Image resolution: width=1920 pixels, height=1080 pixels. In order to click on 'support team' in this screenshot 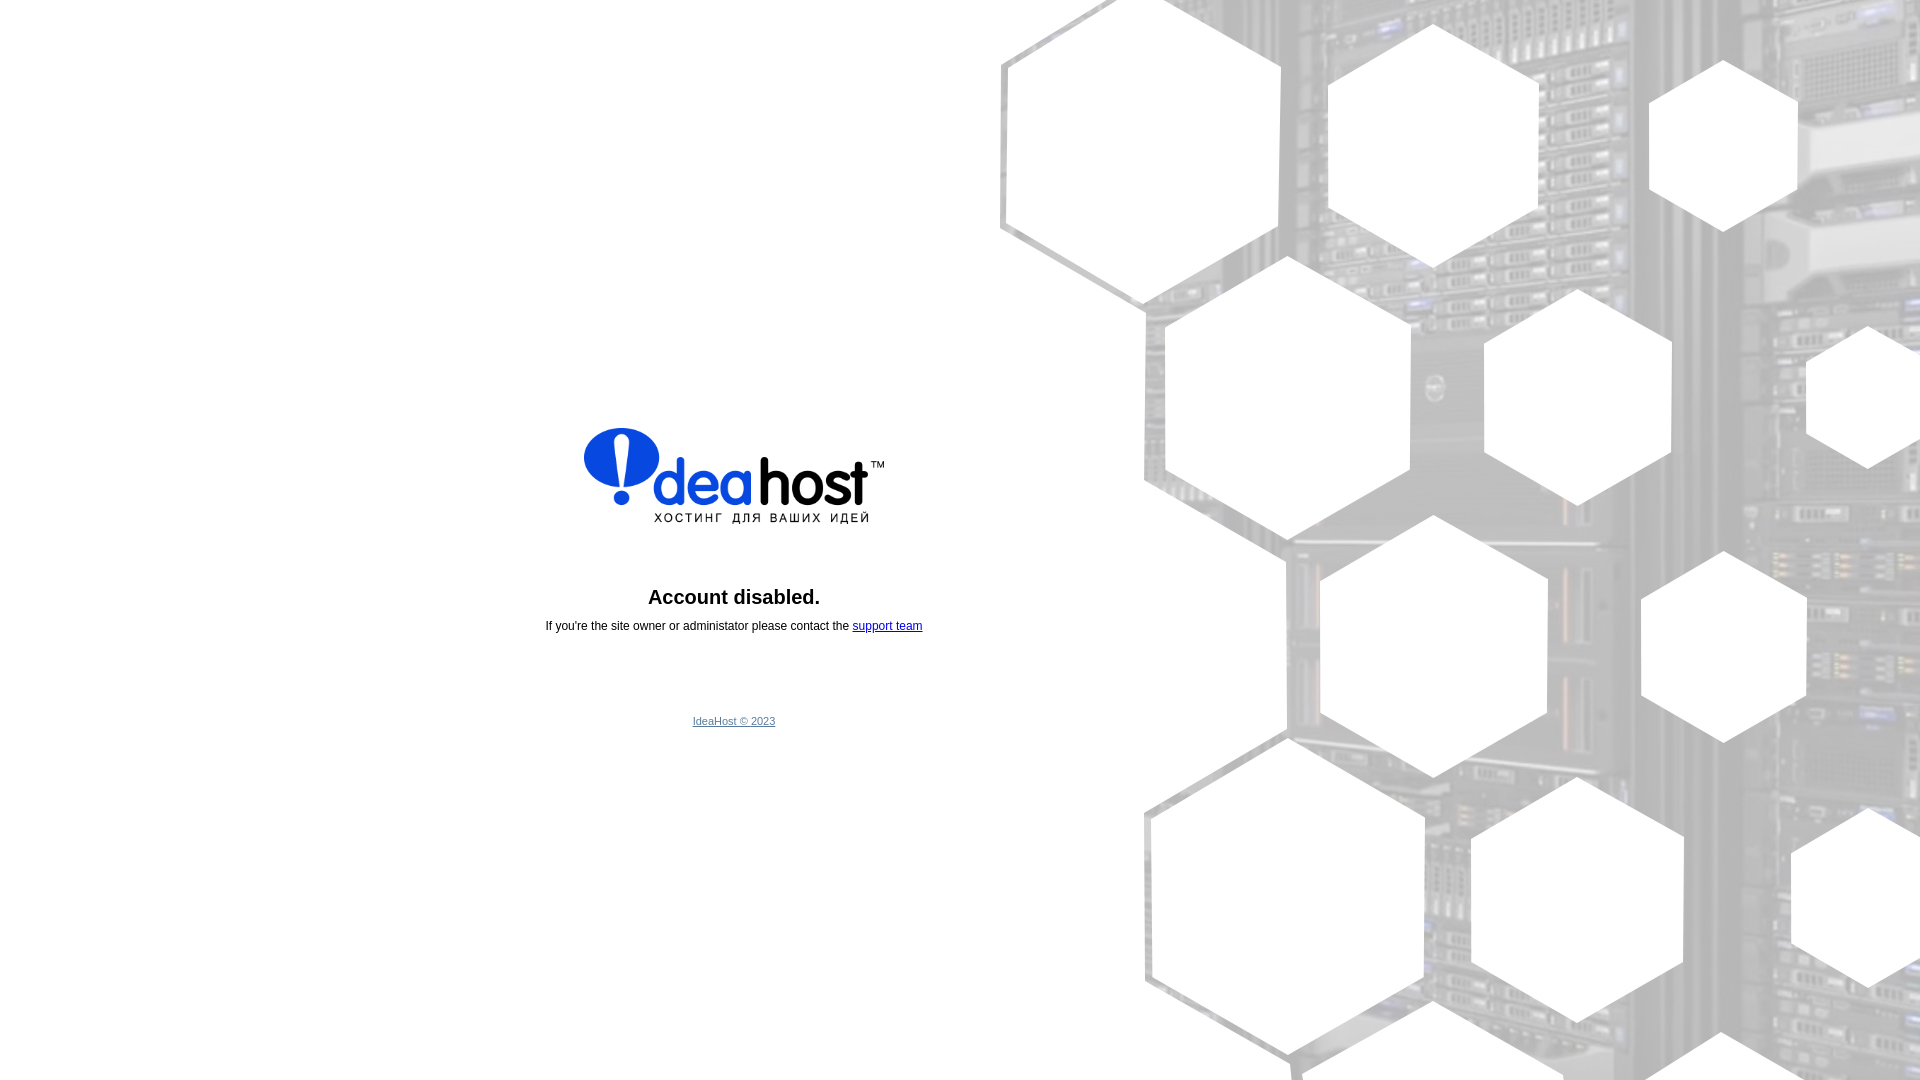, I will do `click(887, 624)`.